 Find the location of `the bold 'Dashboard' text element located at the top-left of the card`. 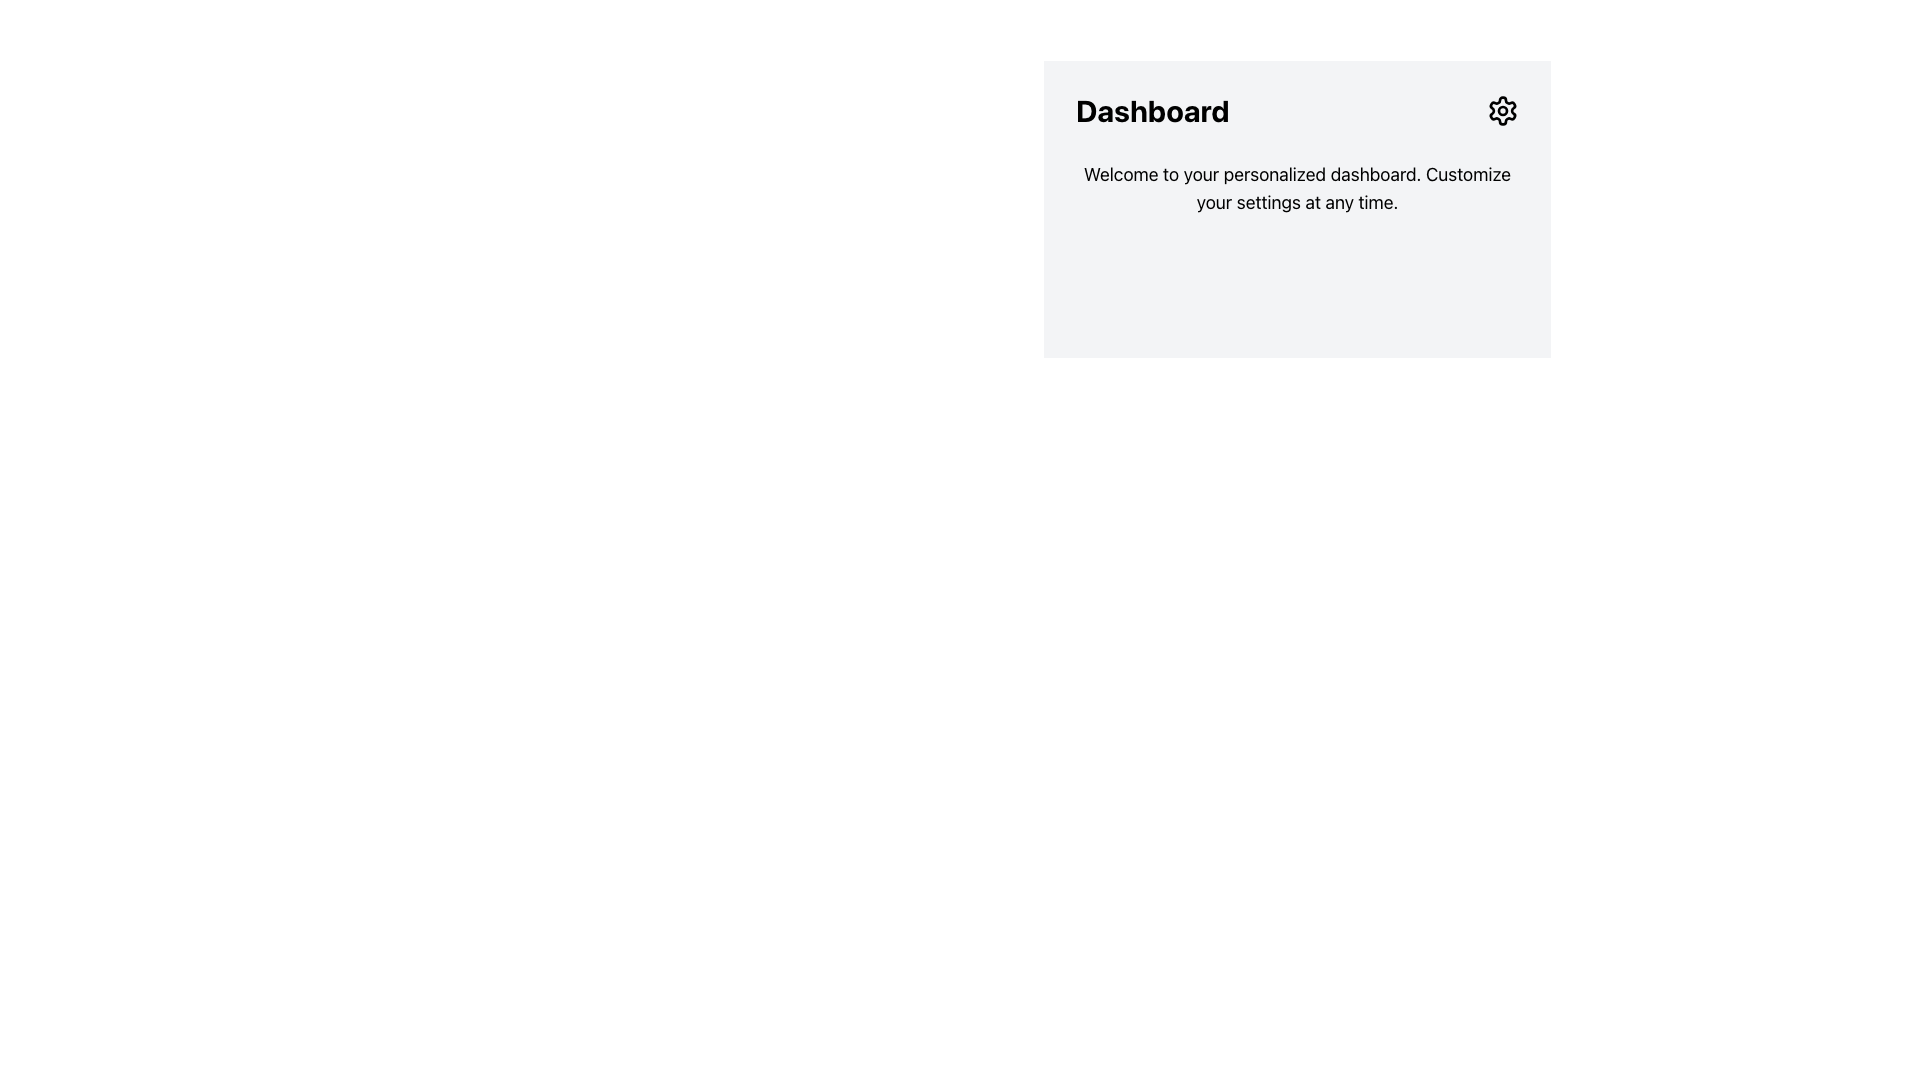

the bold 'Dashboard' text element located at the top-left of the card is located at coordinates (1152, 110).